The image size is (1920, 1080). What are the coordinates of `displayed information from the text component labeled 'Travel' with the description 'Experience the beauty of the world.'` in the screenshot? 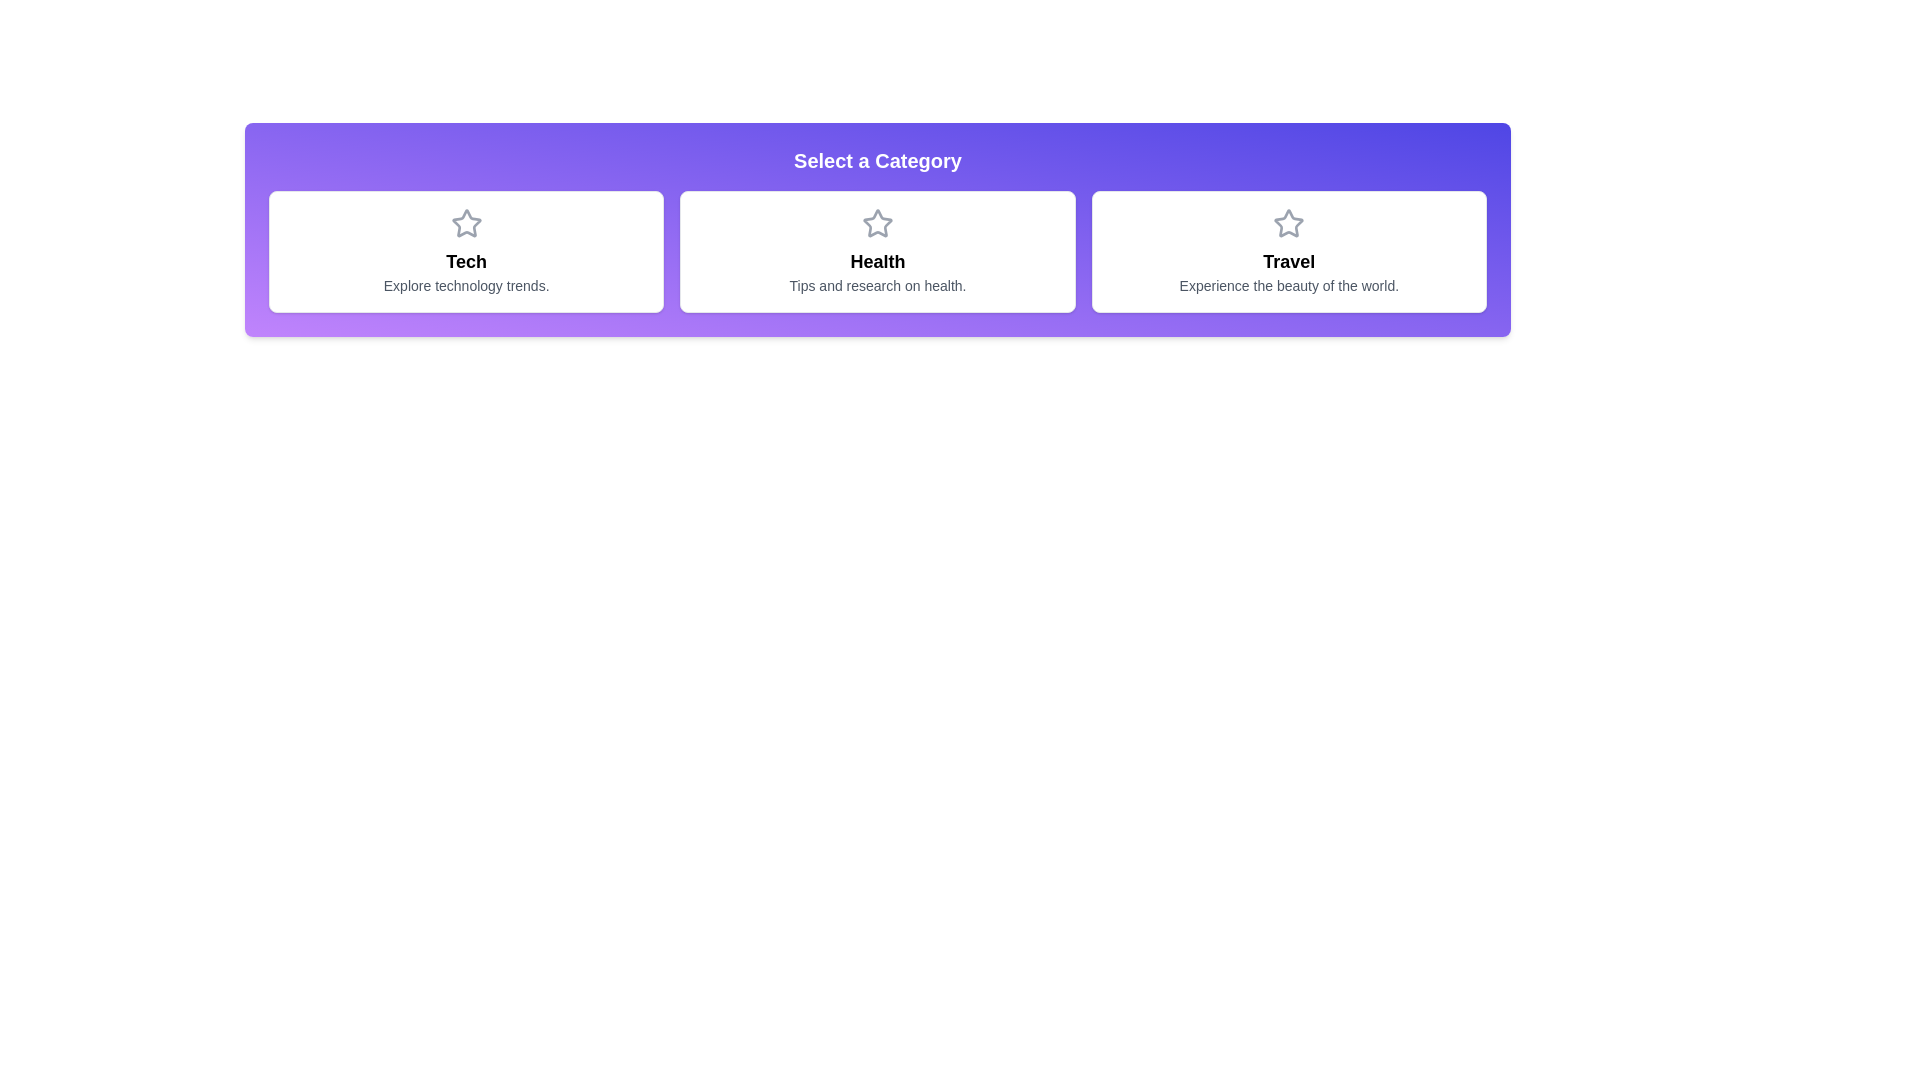 It's located at (1289, 272).